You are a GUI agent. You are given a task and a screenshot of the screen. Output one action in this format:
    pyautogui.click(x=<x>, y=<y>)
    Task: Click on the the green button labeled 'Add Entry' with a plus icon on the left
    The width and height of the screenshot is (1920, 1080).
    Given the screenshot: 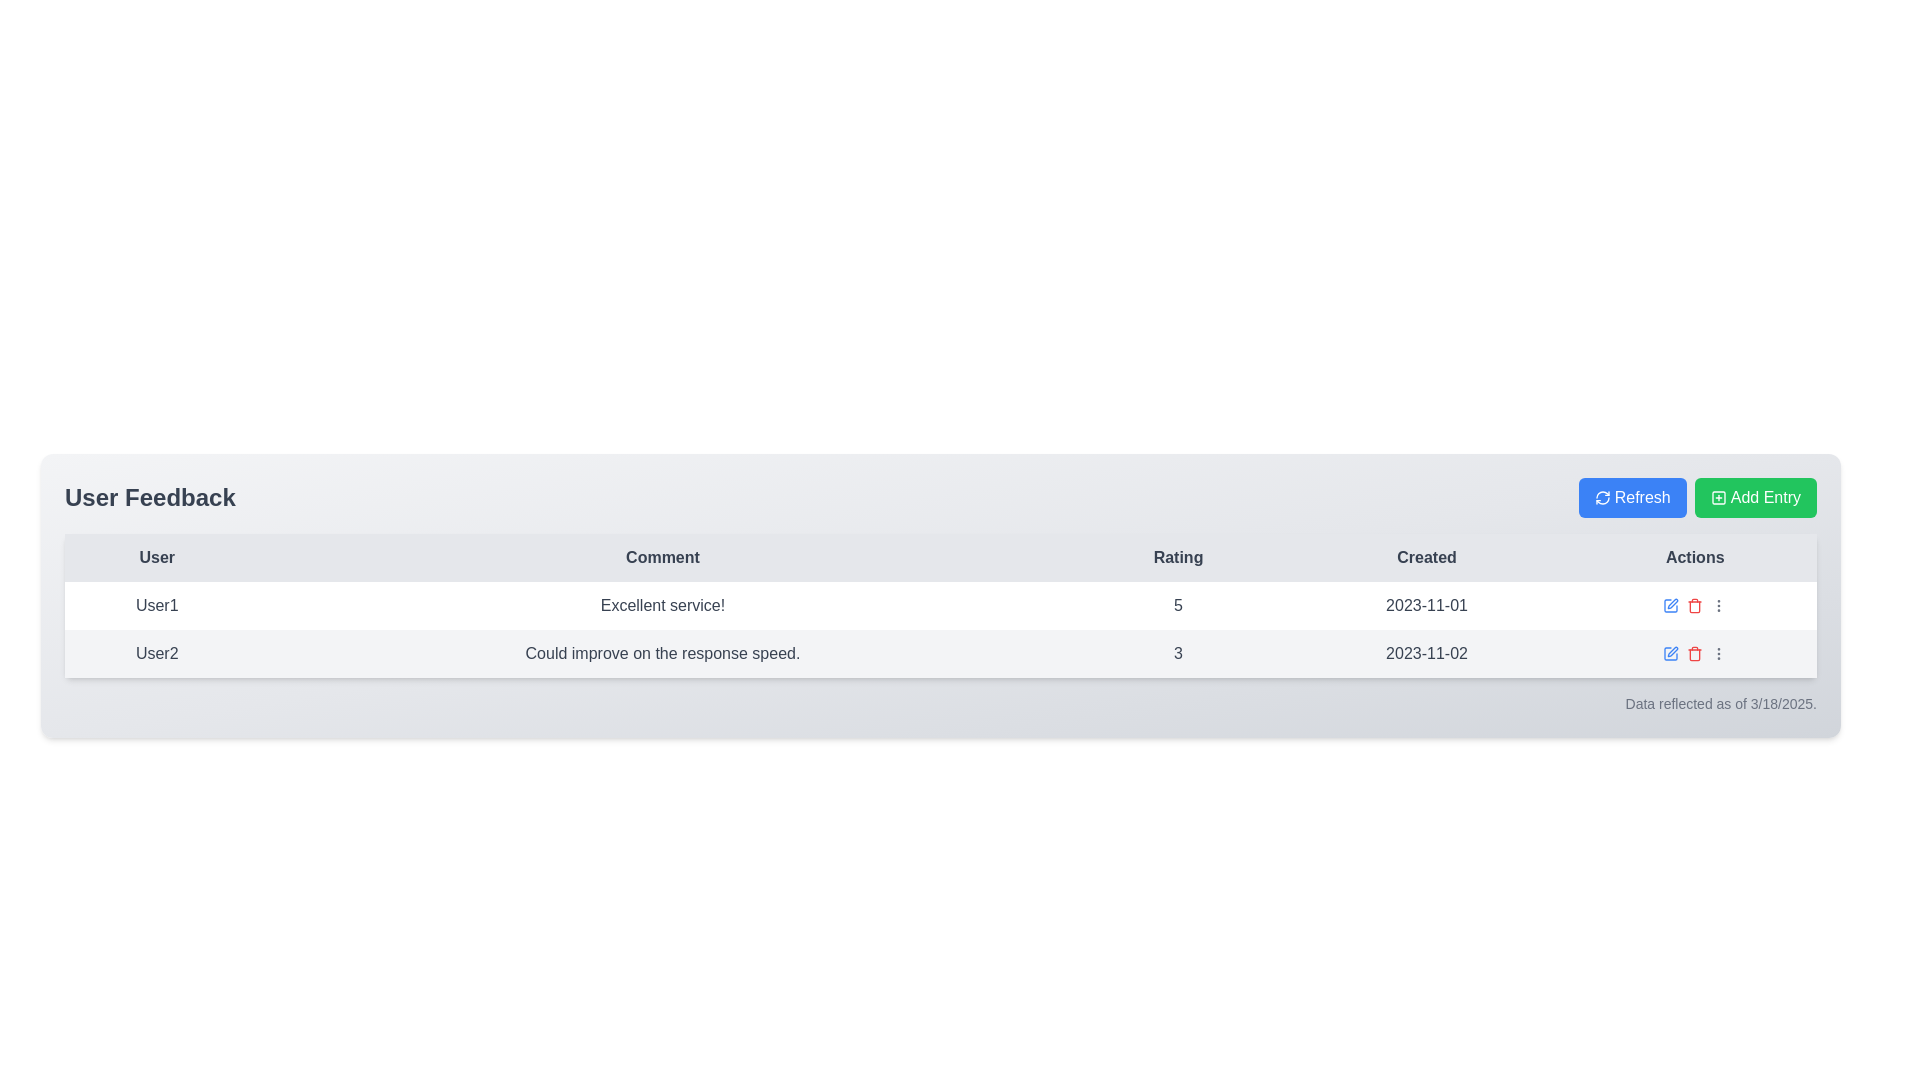 What is the action you would take?
    pyautogui.click(x=1754, y=496)
    